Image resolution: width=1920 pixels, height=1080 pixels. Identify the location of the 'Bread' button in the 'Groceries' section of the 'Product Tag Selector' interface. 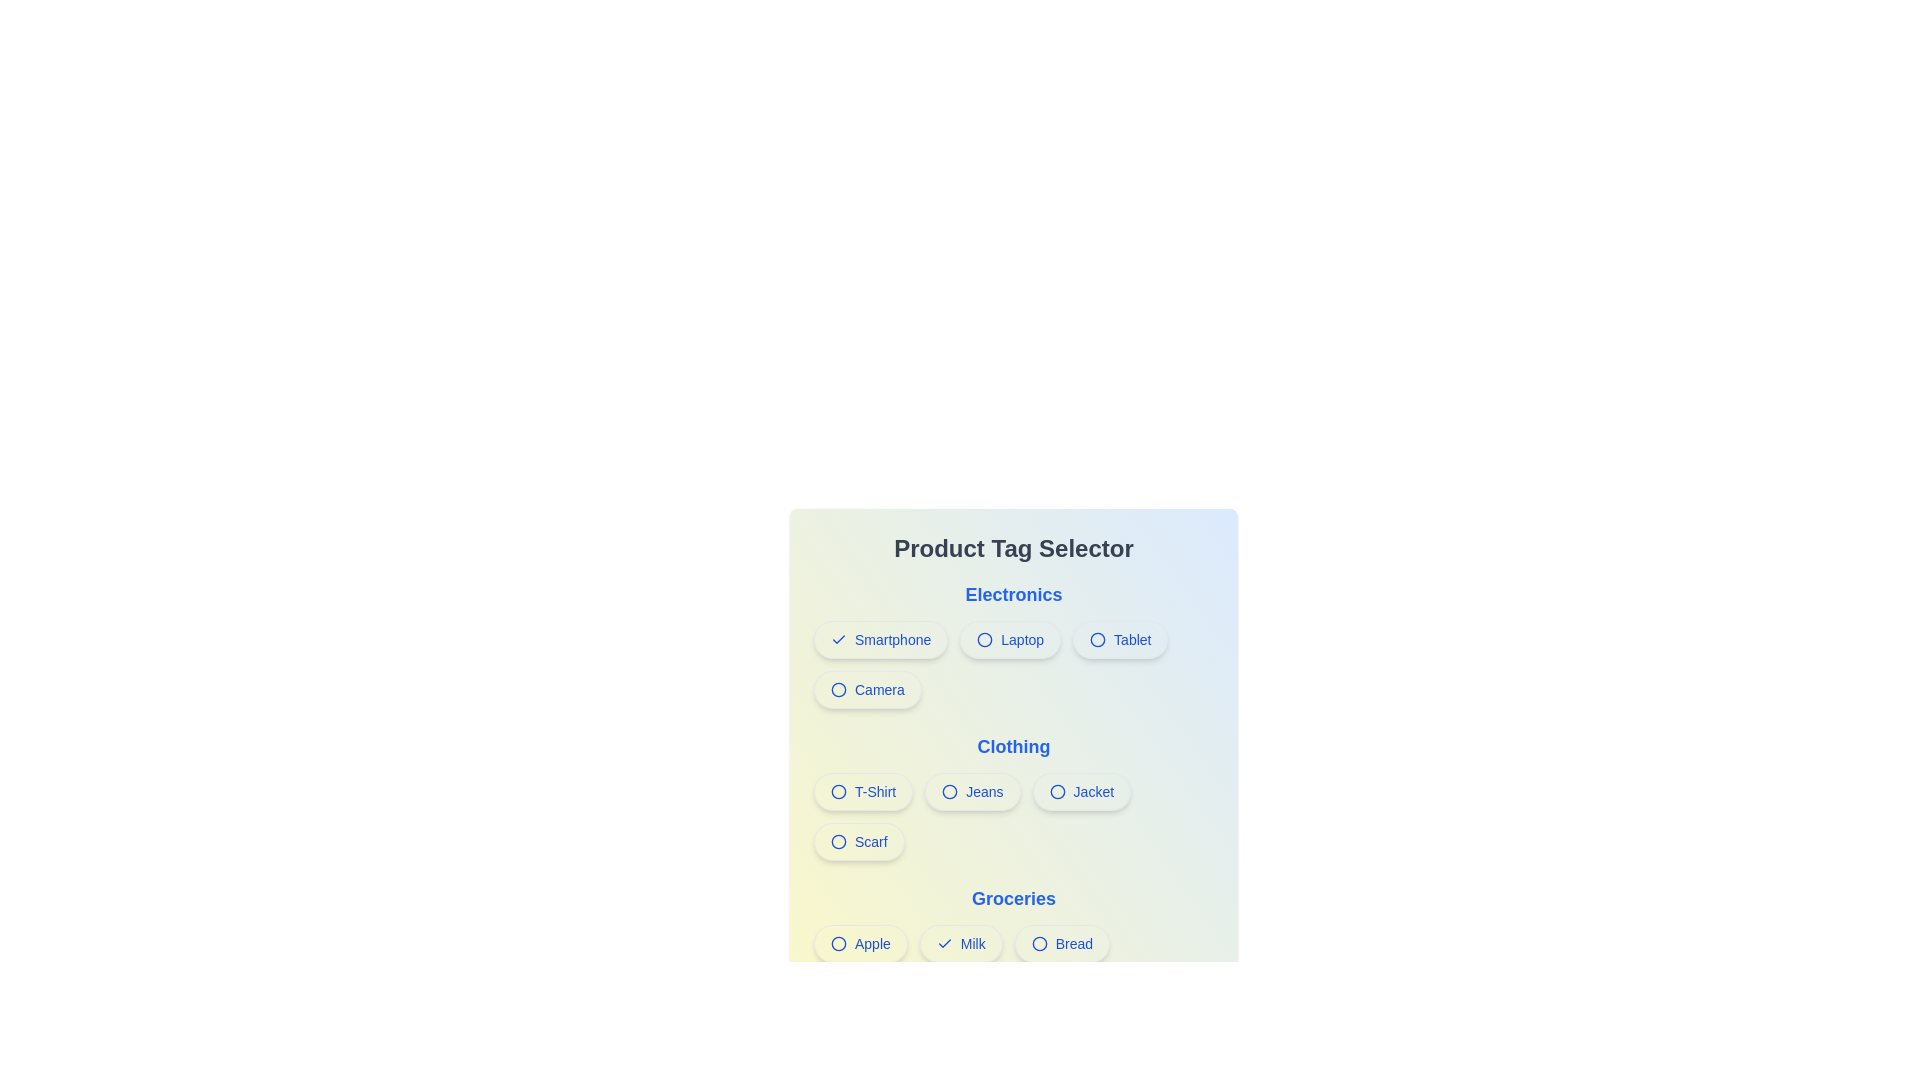
(1061, 944).